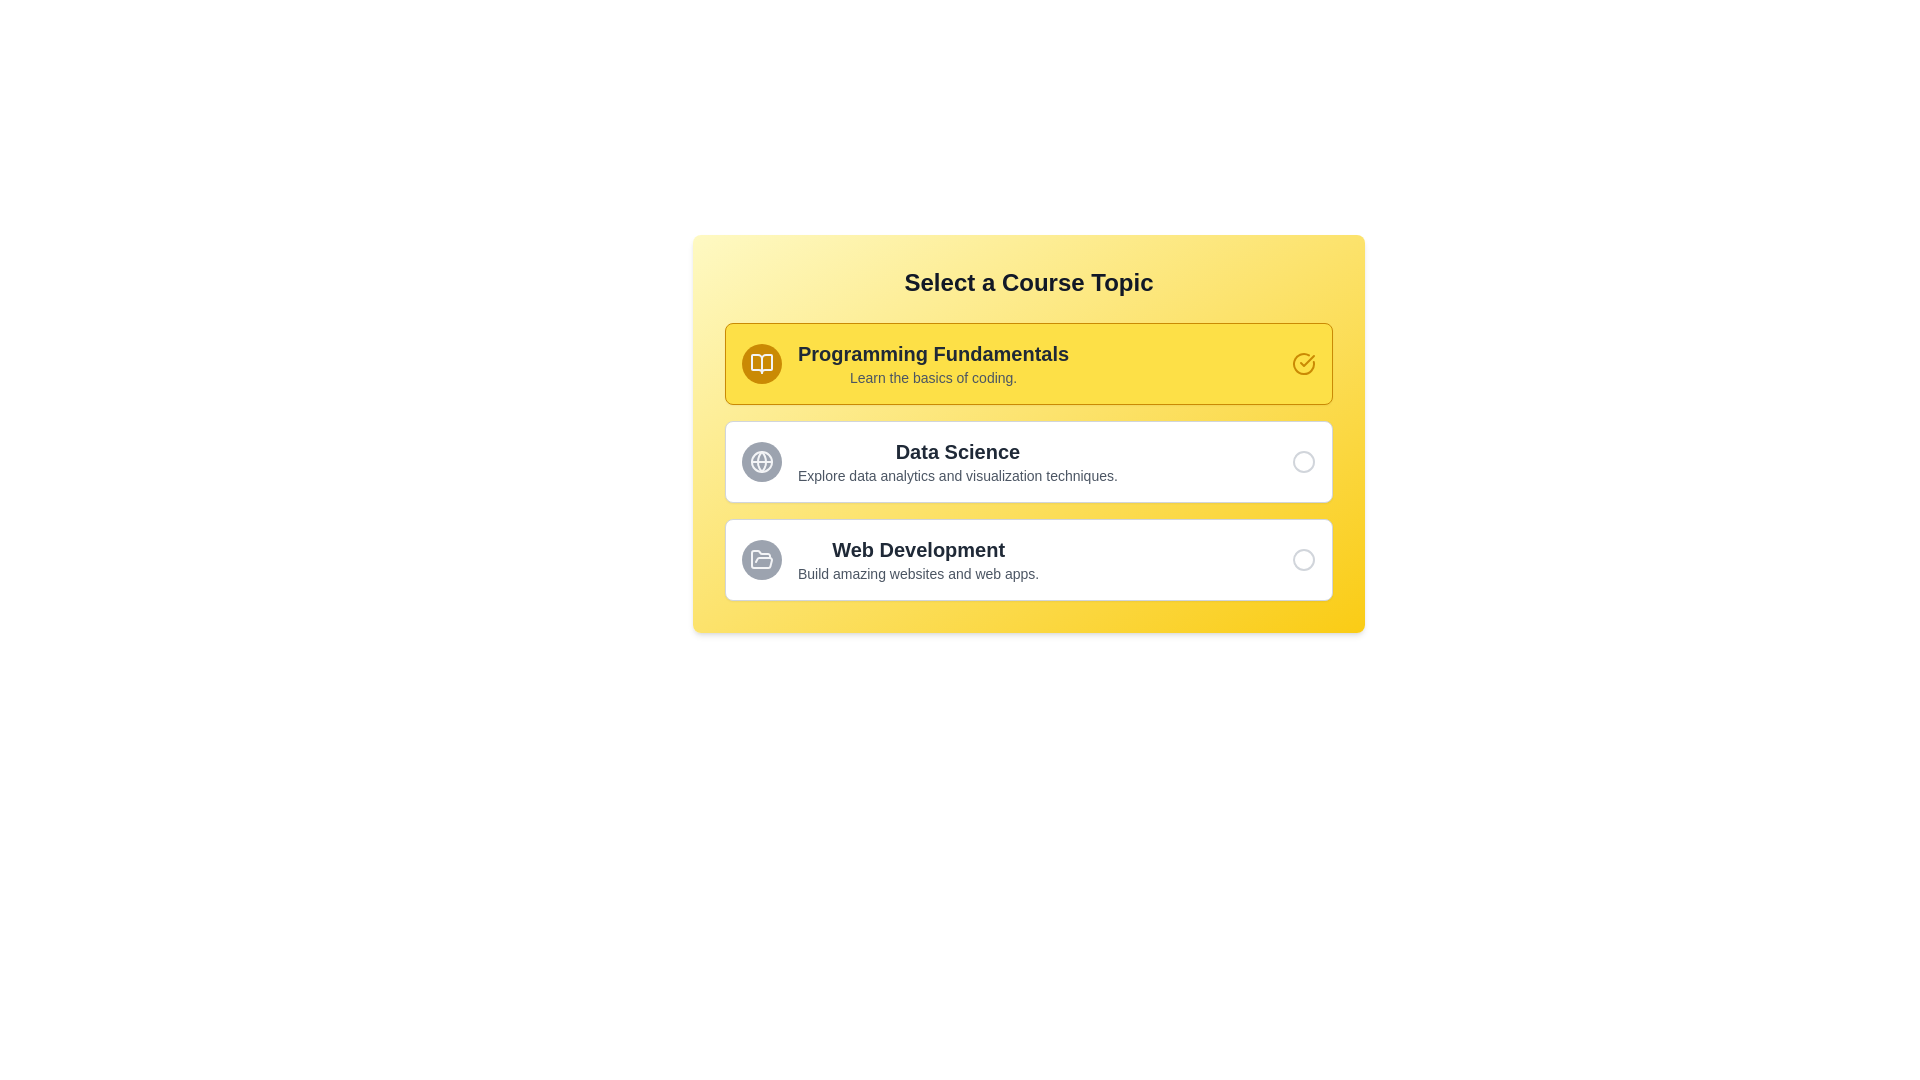  Describe the element at coordinates (956, 475) in the screenshot. I see `the descriptive text element located under the 'Data Science' course option, which provides additional context about the course` at that location.